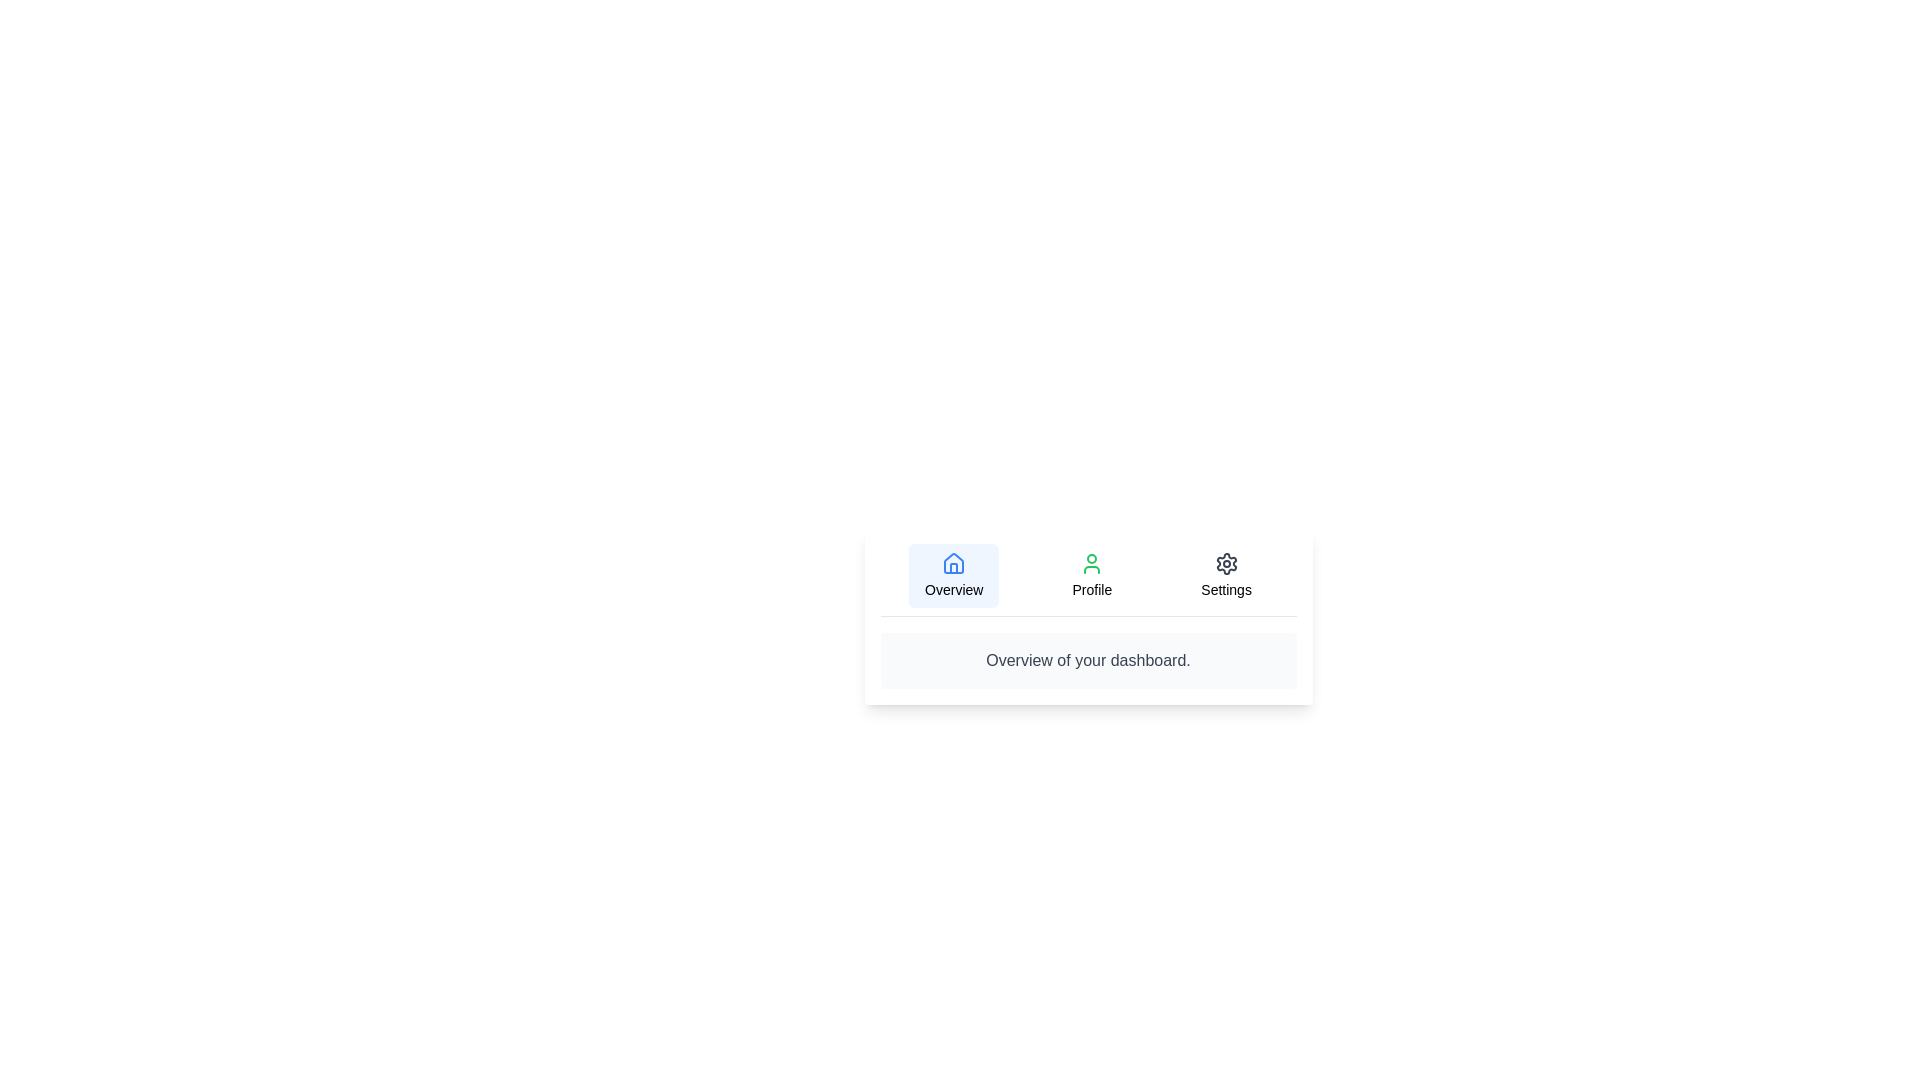 This screenshot has height=1080, width=1920. Describe the element at coordinates (1225, 575) in the screenshot. I see `the text portion labeled Settings to select it` at that location.